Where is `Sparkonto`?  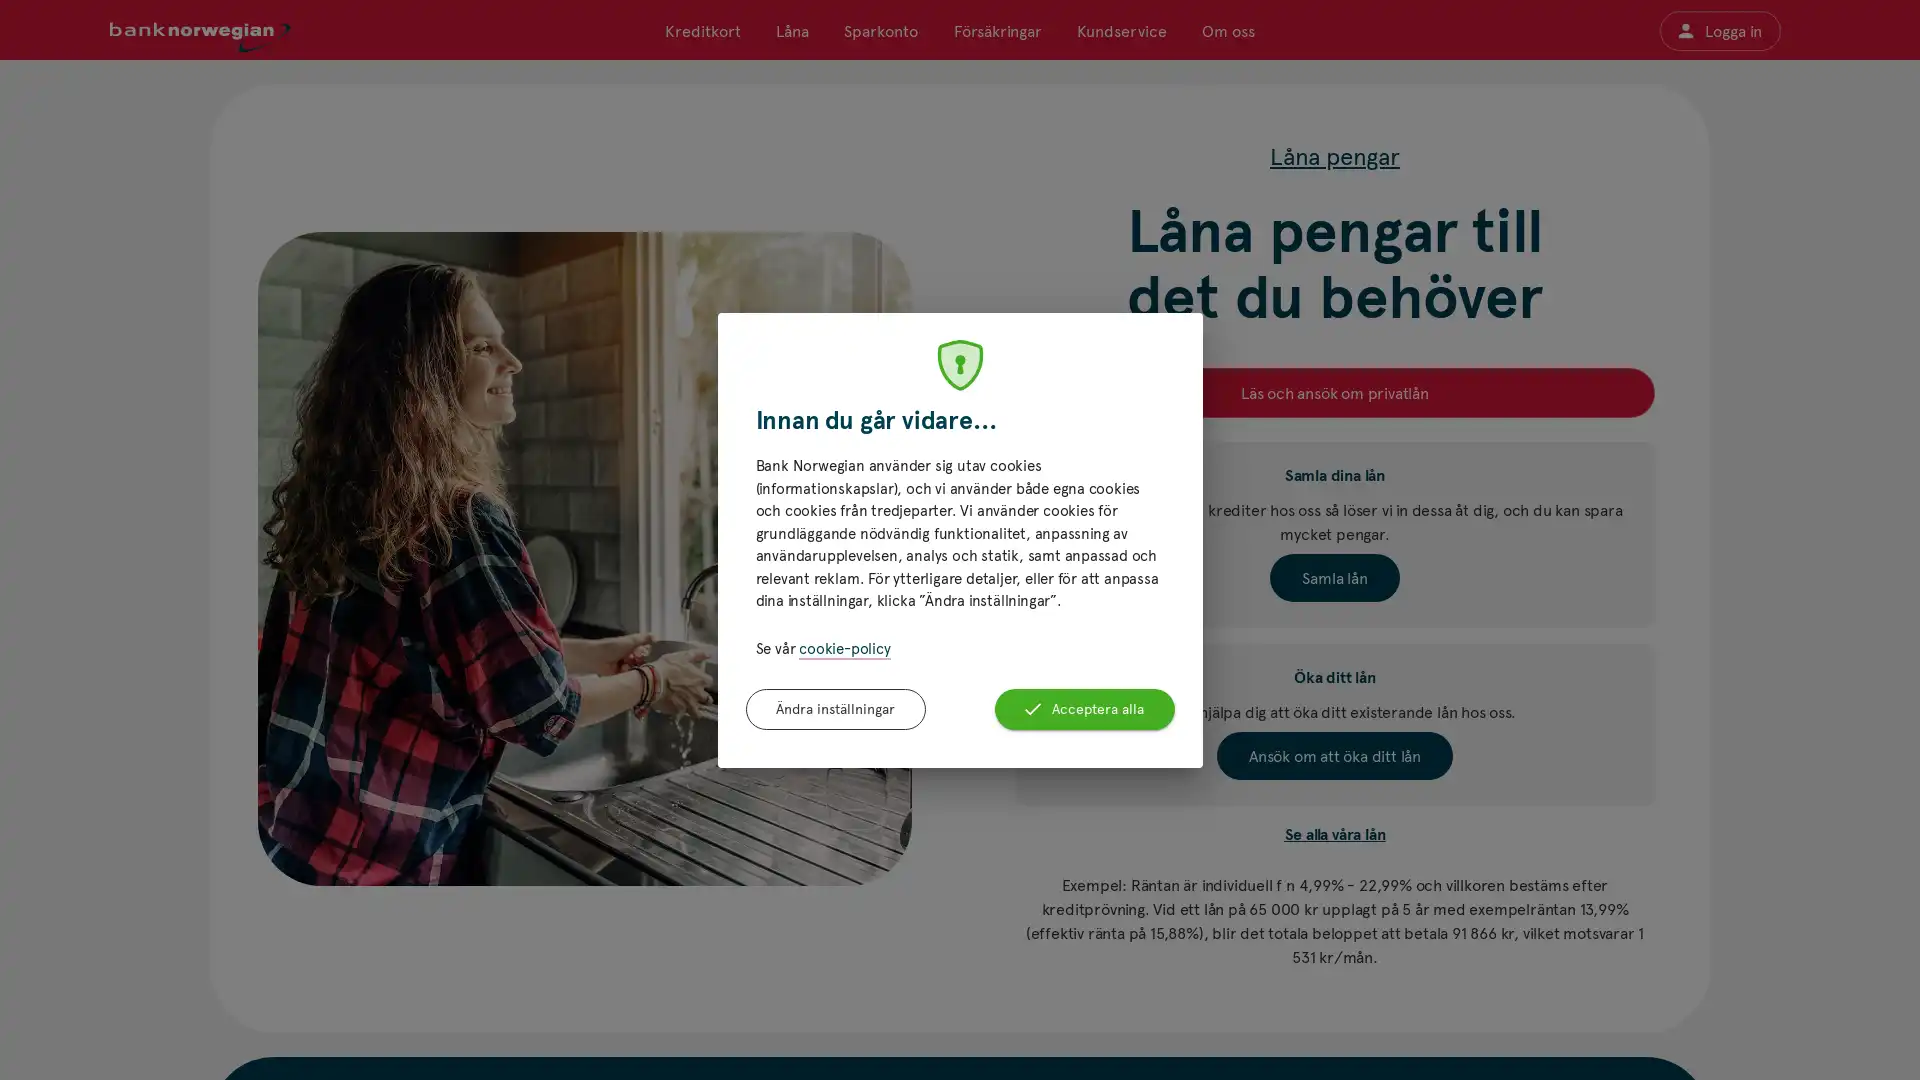 Sparkonto is located at coordinates (880, 30).